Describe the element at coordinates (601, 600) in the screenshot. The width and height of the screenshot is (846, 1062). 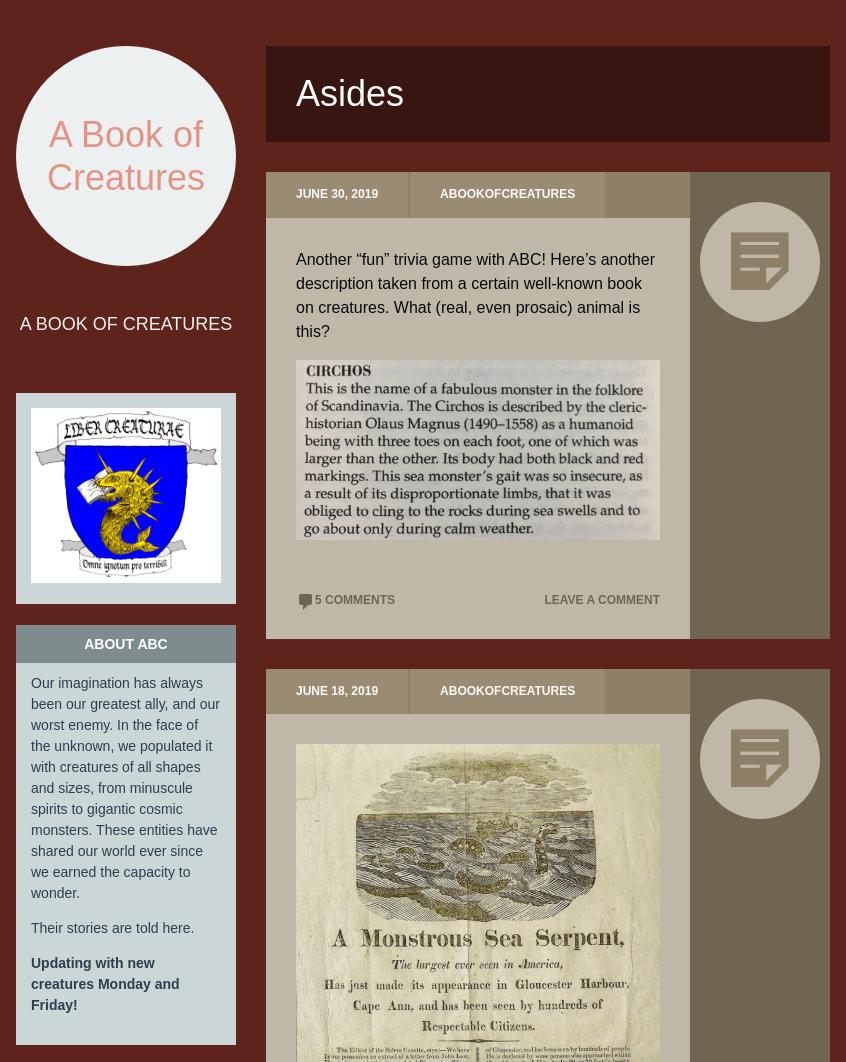
I see `'Leave a comment'` at that location.